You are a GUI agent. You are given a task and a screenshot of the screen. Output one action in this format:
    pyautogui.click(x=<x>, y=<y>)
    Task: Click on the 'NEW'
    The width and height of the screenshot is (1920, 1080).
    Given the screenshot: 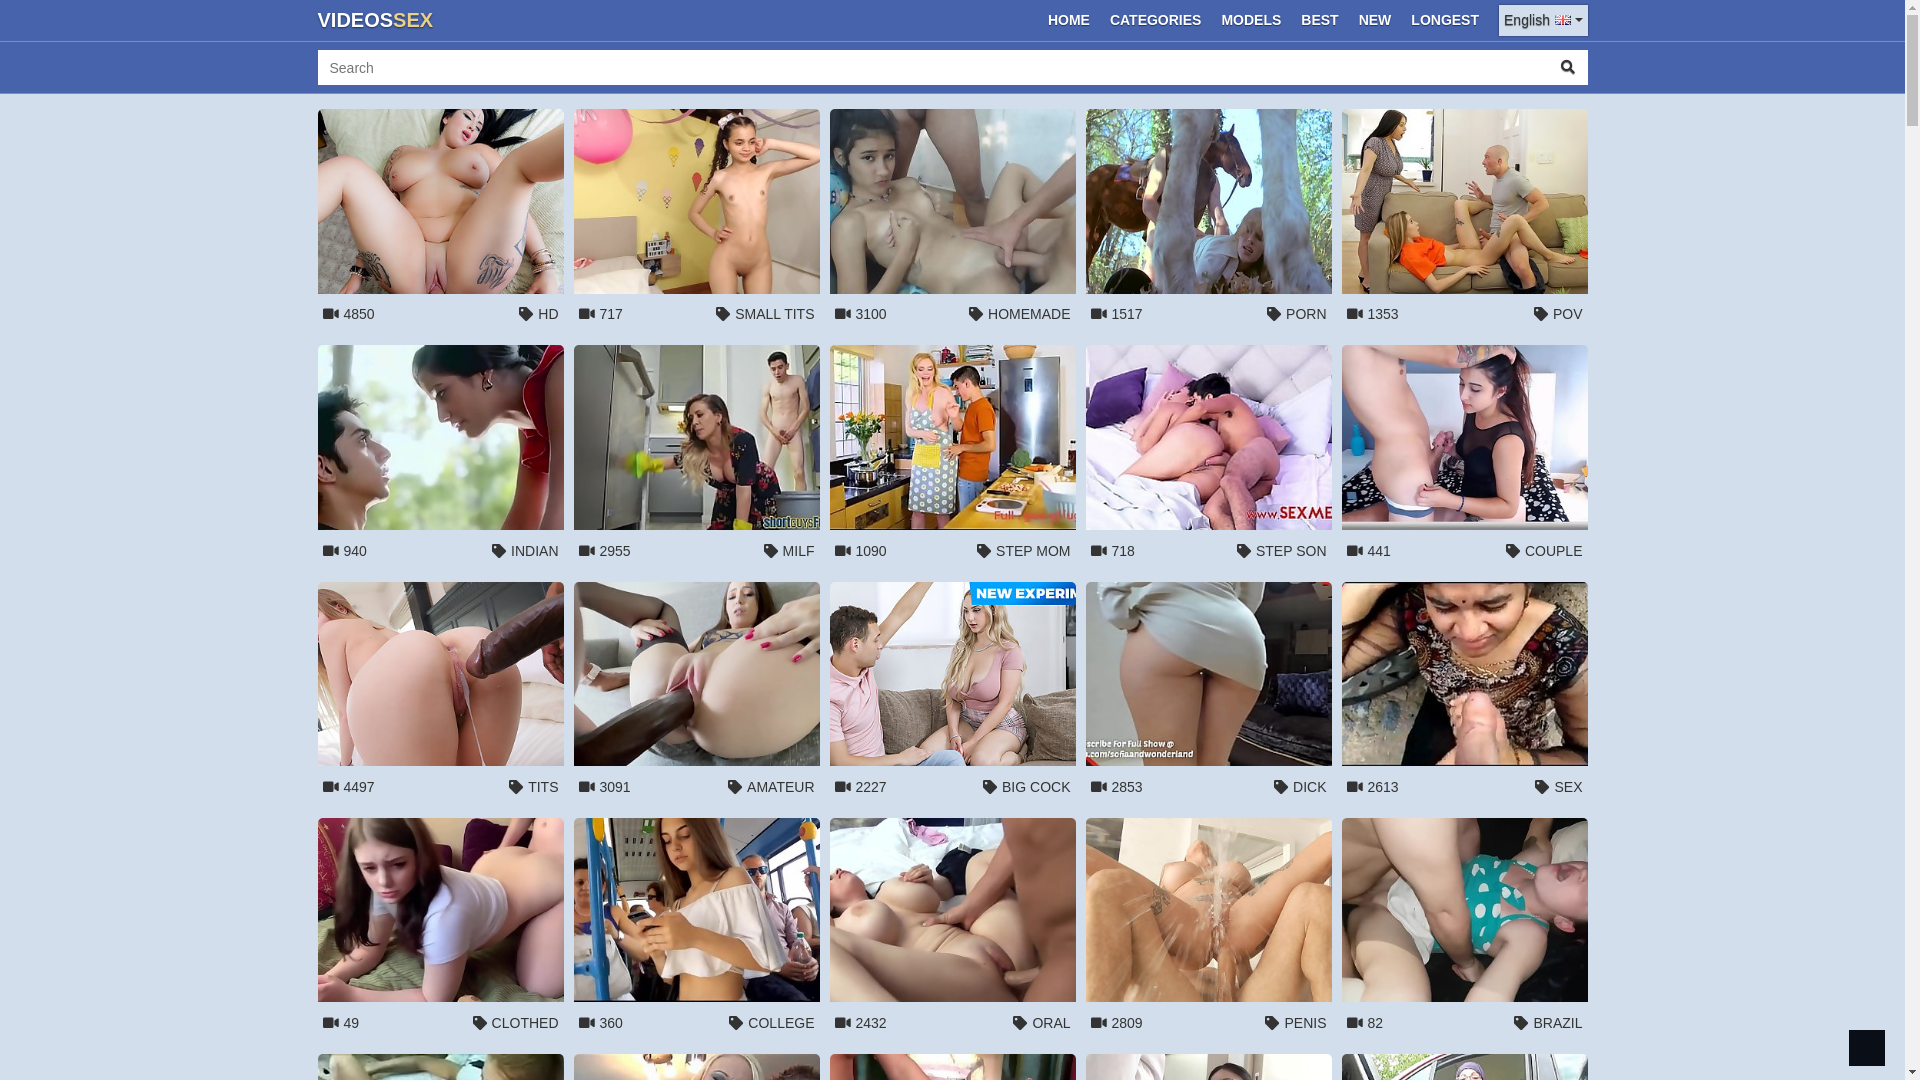 What is the action you would take?
    pyautogui.click(x=1374, y=20)
    